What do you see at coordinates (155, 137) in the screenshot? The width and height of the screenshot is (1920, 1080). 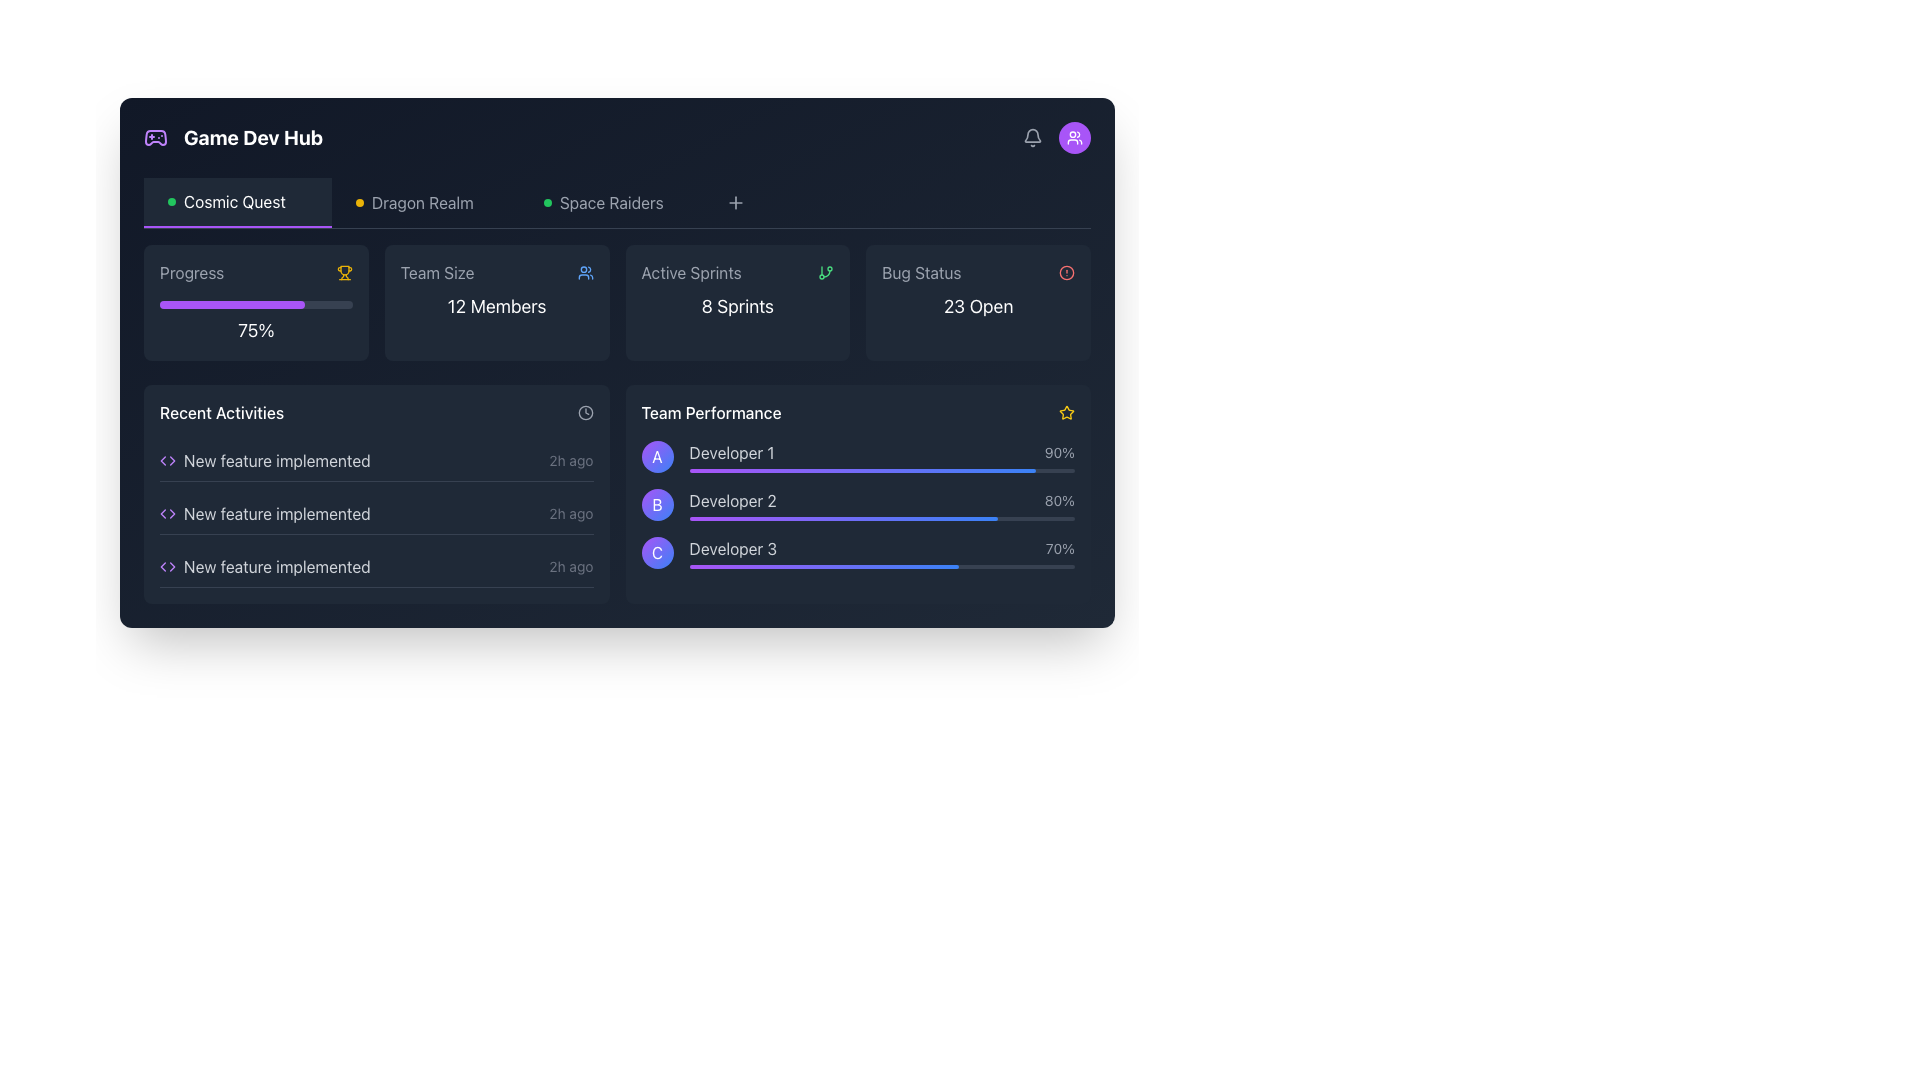 I see `the game controller icon with a purple color theme located at the top-left corner of the interface, adjacent to the text 'Game Dev Hub'` at bounding box center [155, 137].